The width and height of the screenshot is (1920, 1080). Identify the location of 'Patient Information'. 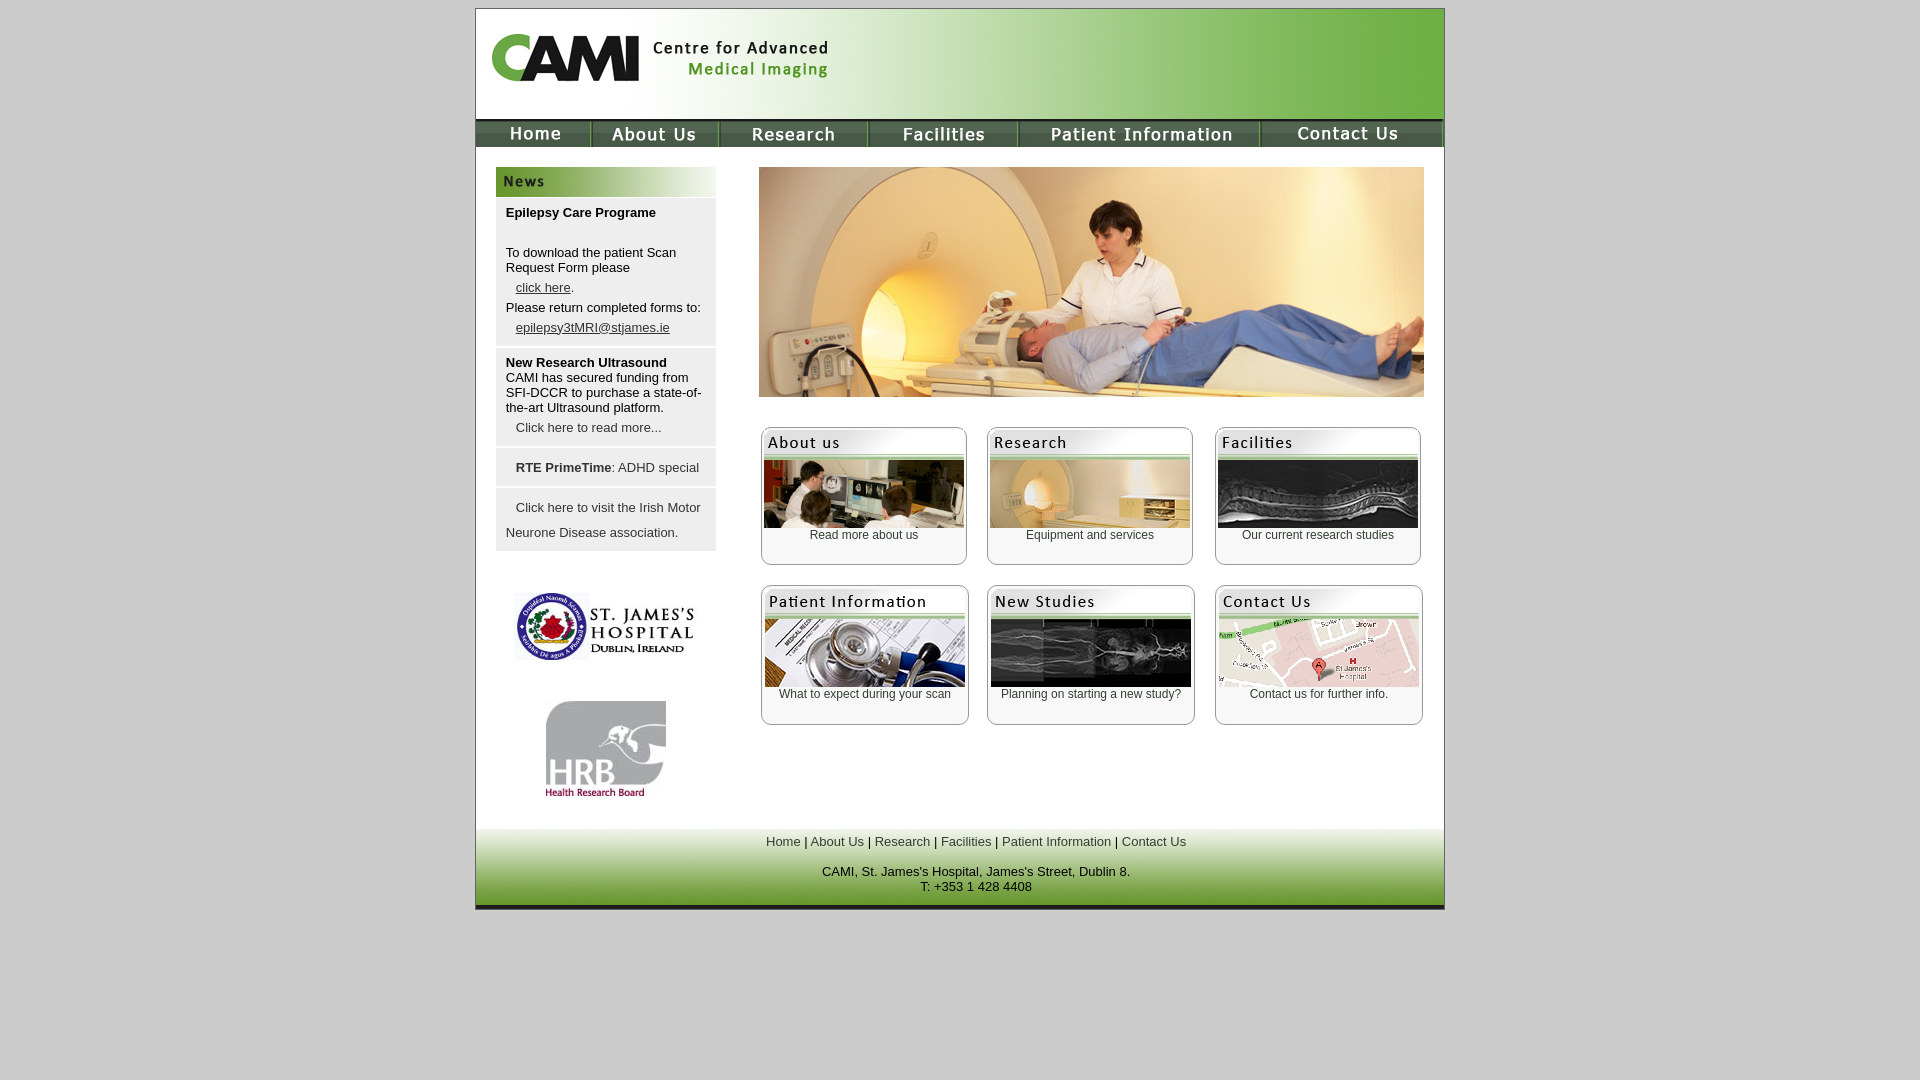
(1002, 841).